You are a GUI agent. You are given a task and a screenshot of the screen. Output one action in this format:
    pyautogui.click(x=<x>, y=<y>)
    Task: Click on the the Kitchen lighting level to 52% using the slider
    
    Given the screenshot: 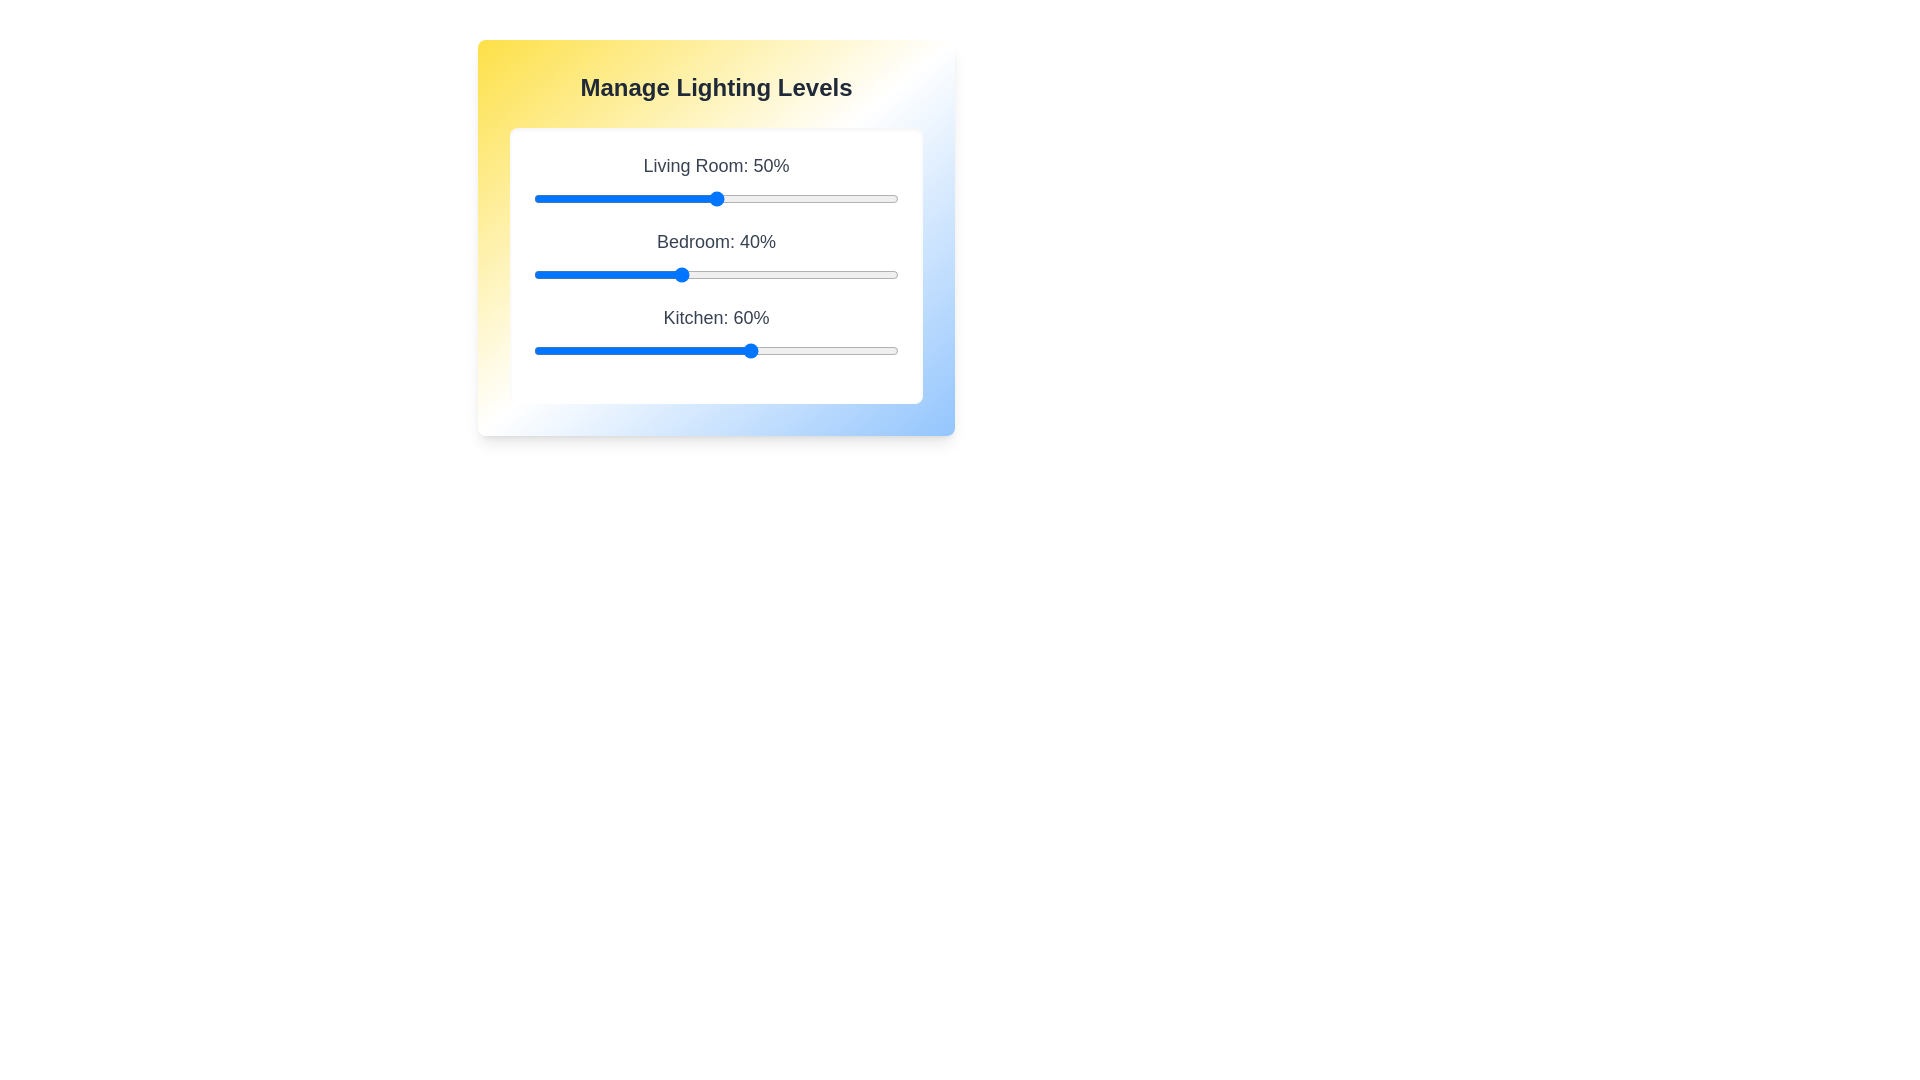 What is the action you would take?
    pyautogui.click(x=722, y=350)
    